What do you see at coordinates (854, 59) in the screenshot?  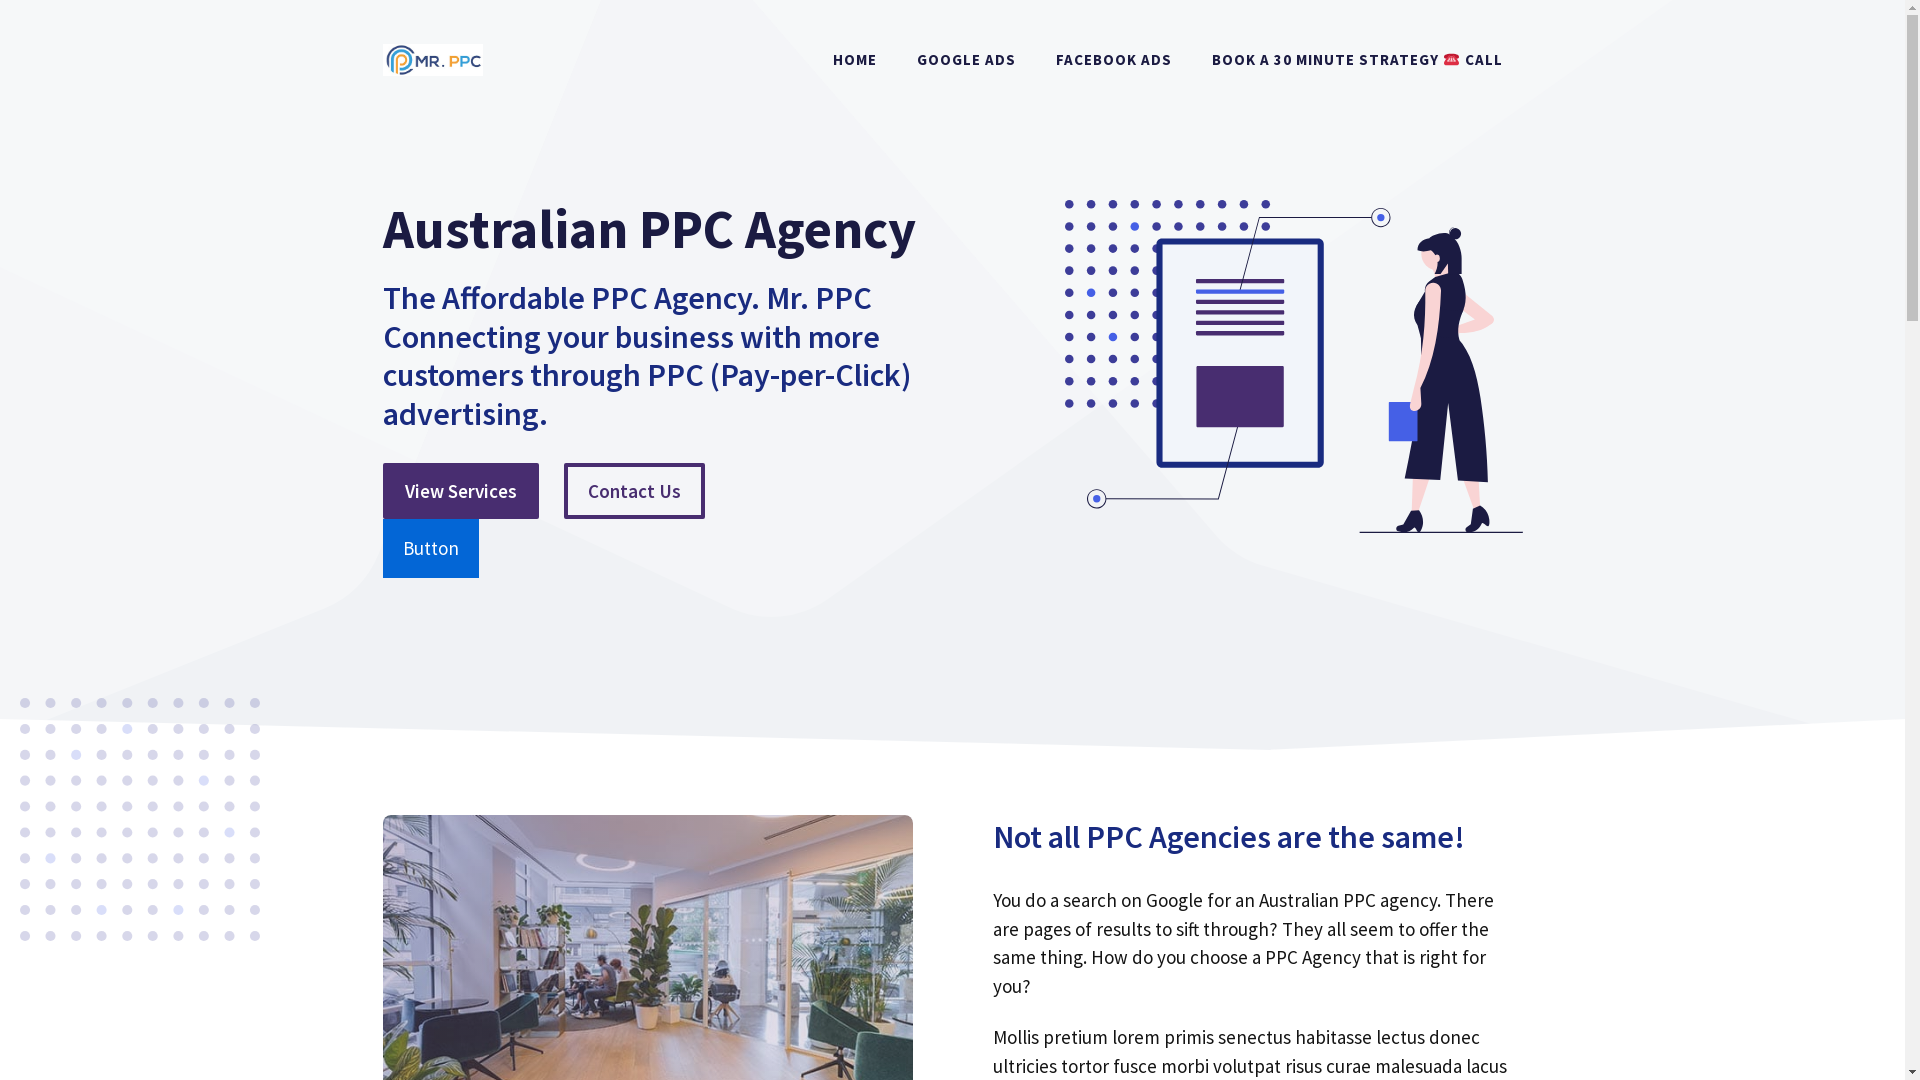 I see `'HOME'` at bounding box center [854, 59].